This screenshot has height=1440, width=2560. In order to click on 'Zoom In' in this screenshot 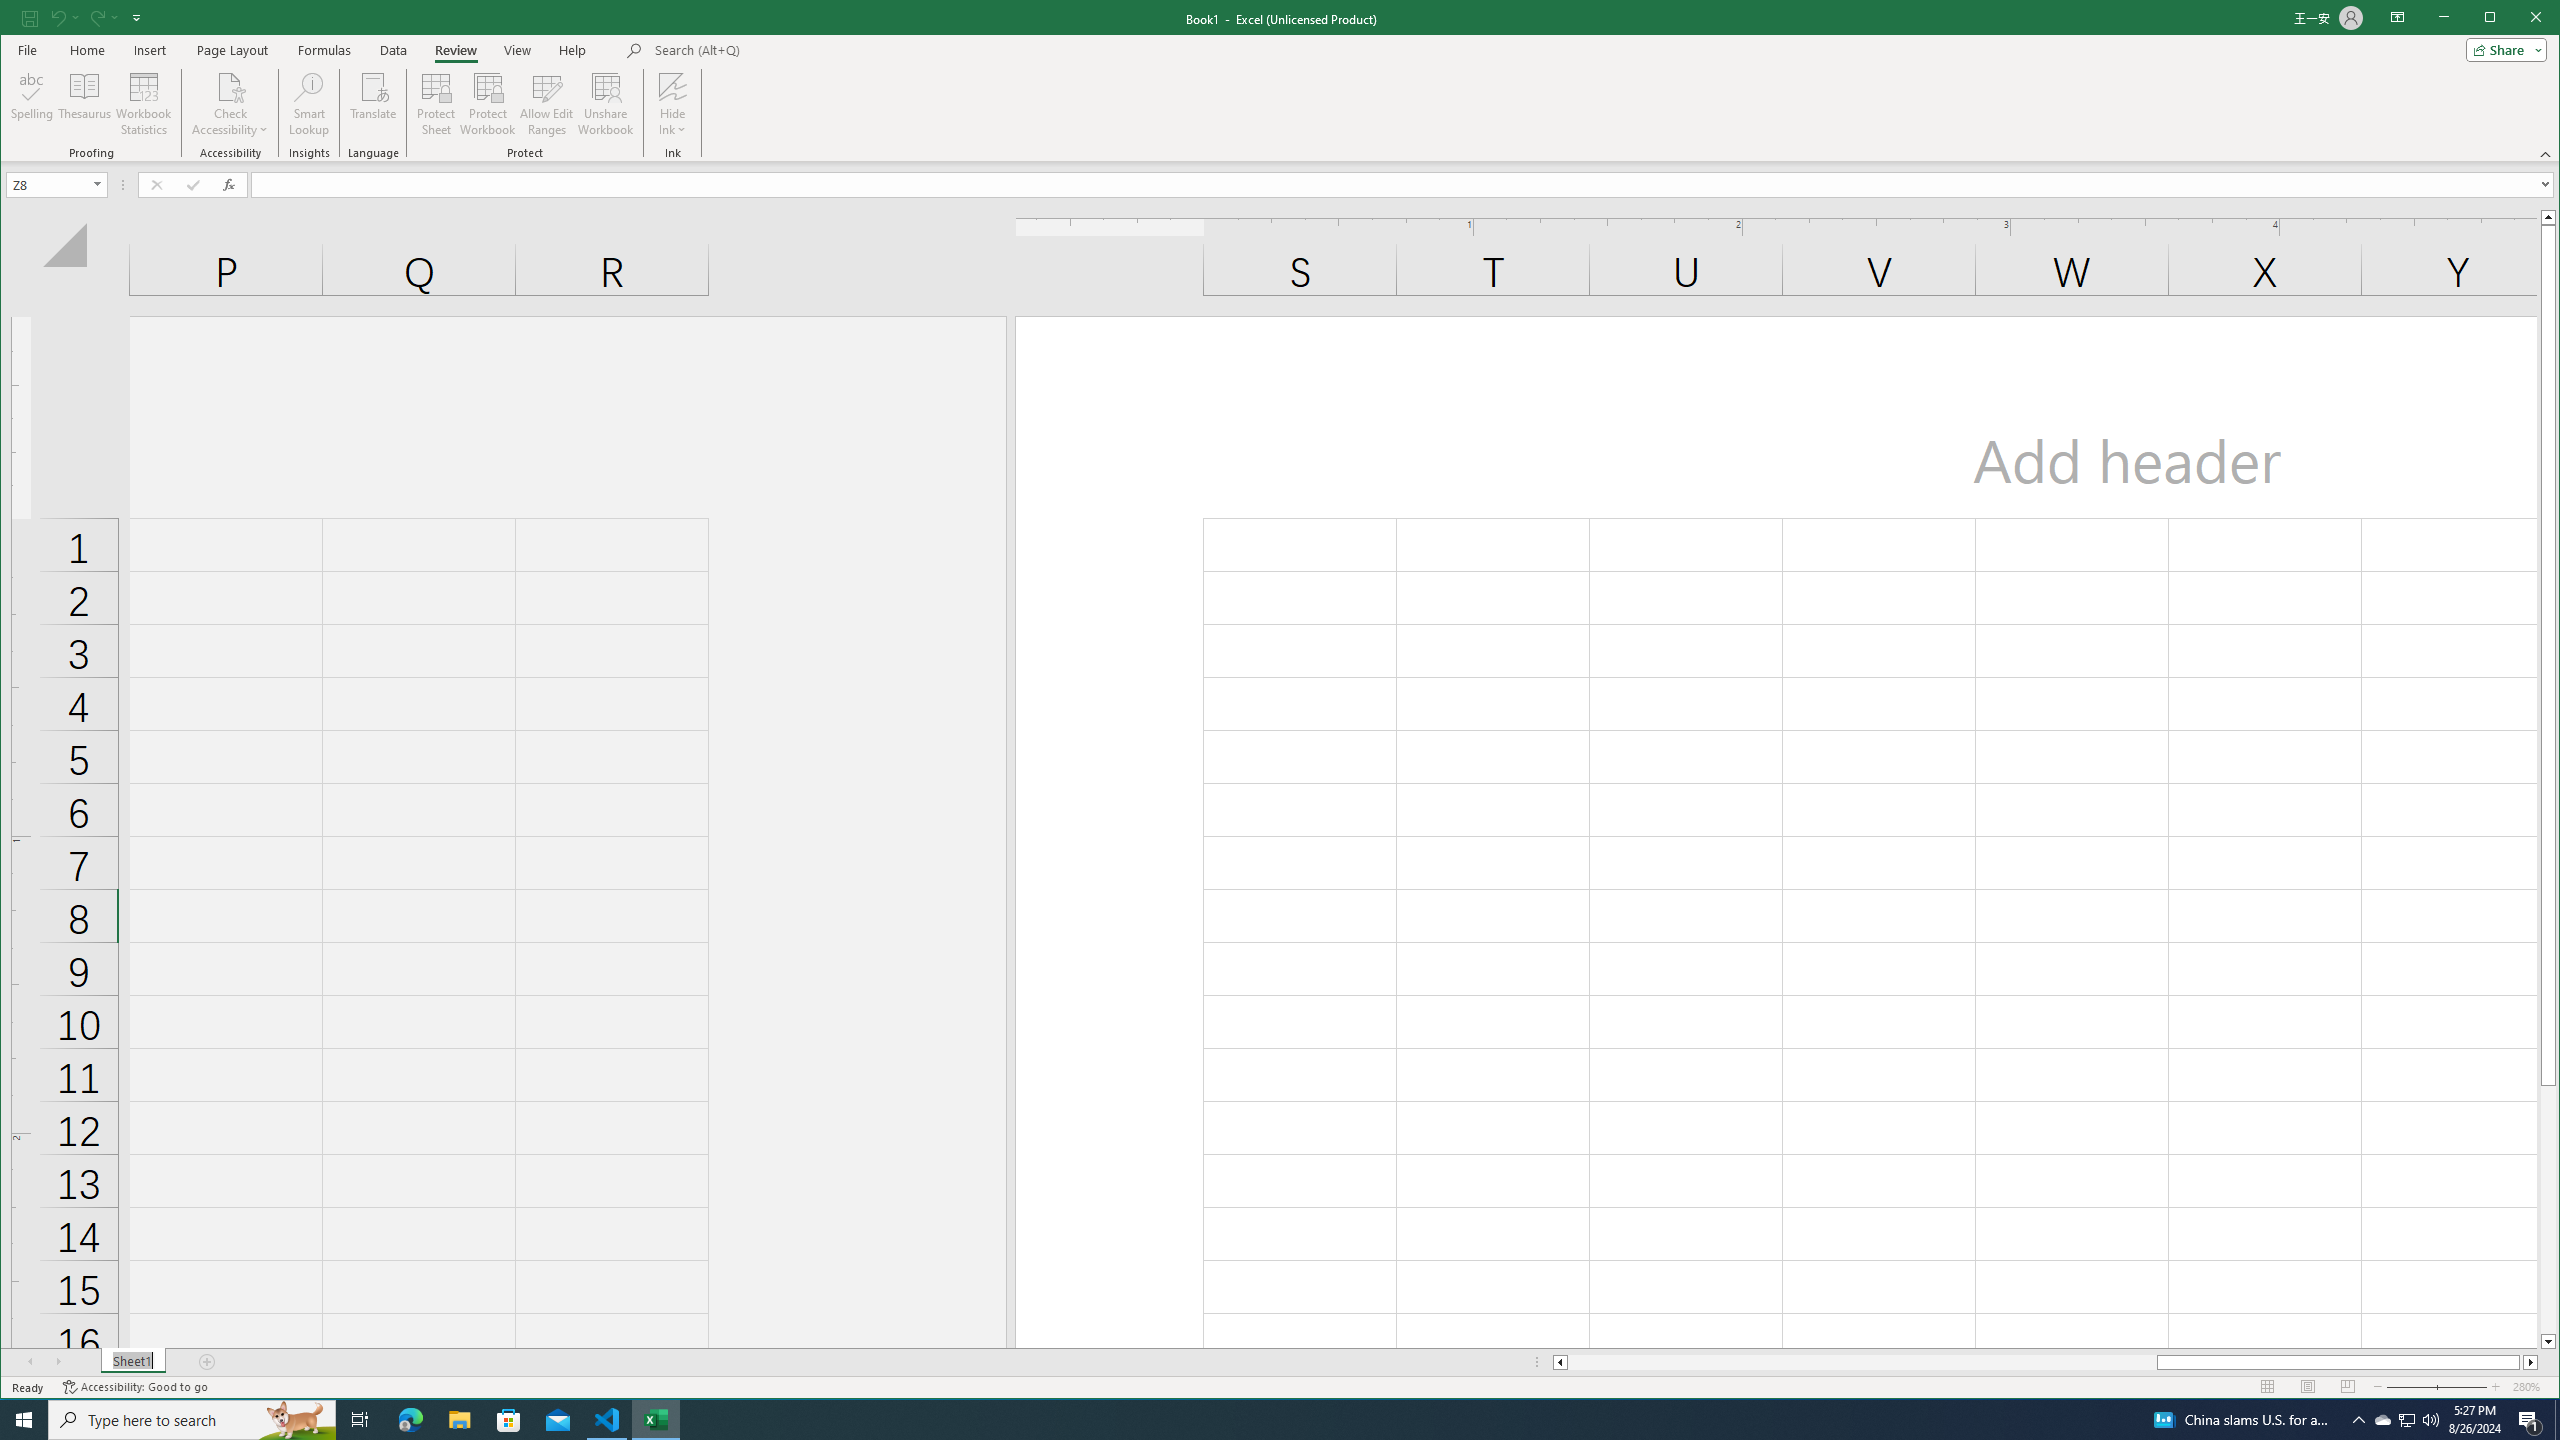, I will do `click(2495, 1386)`.